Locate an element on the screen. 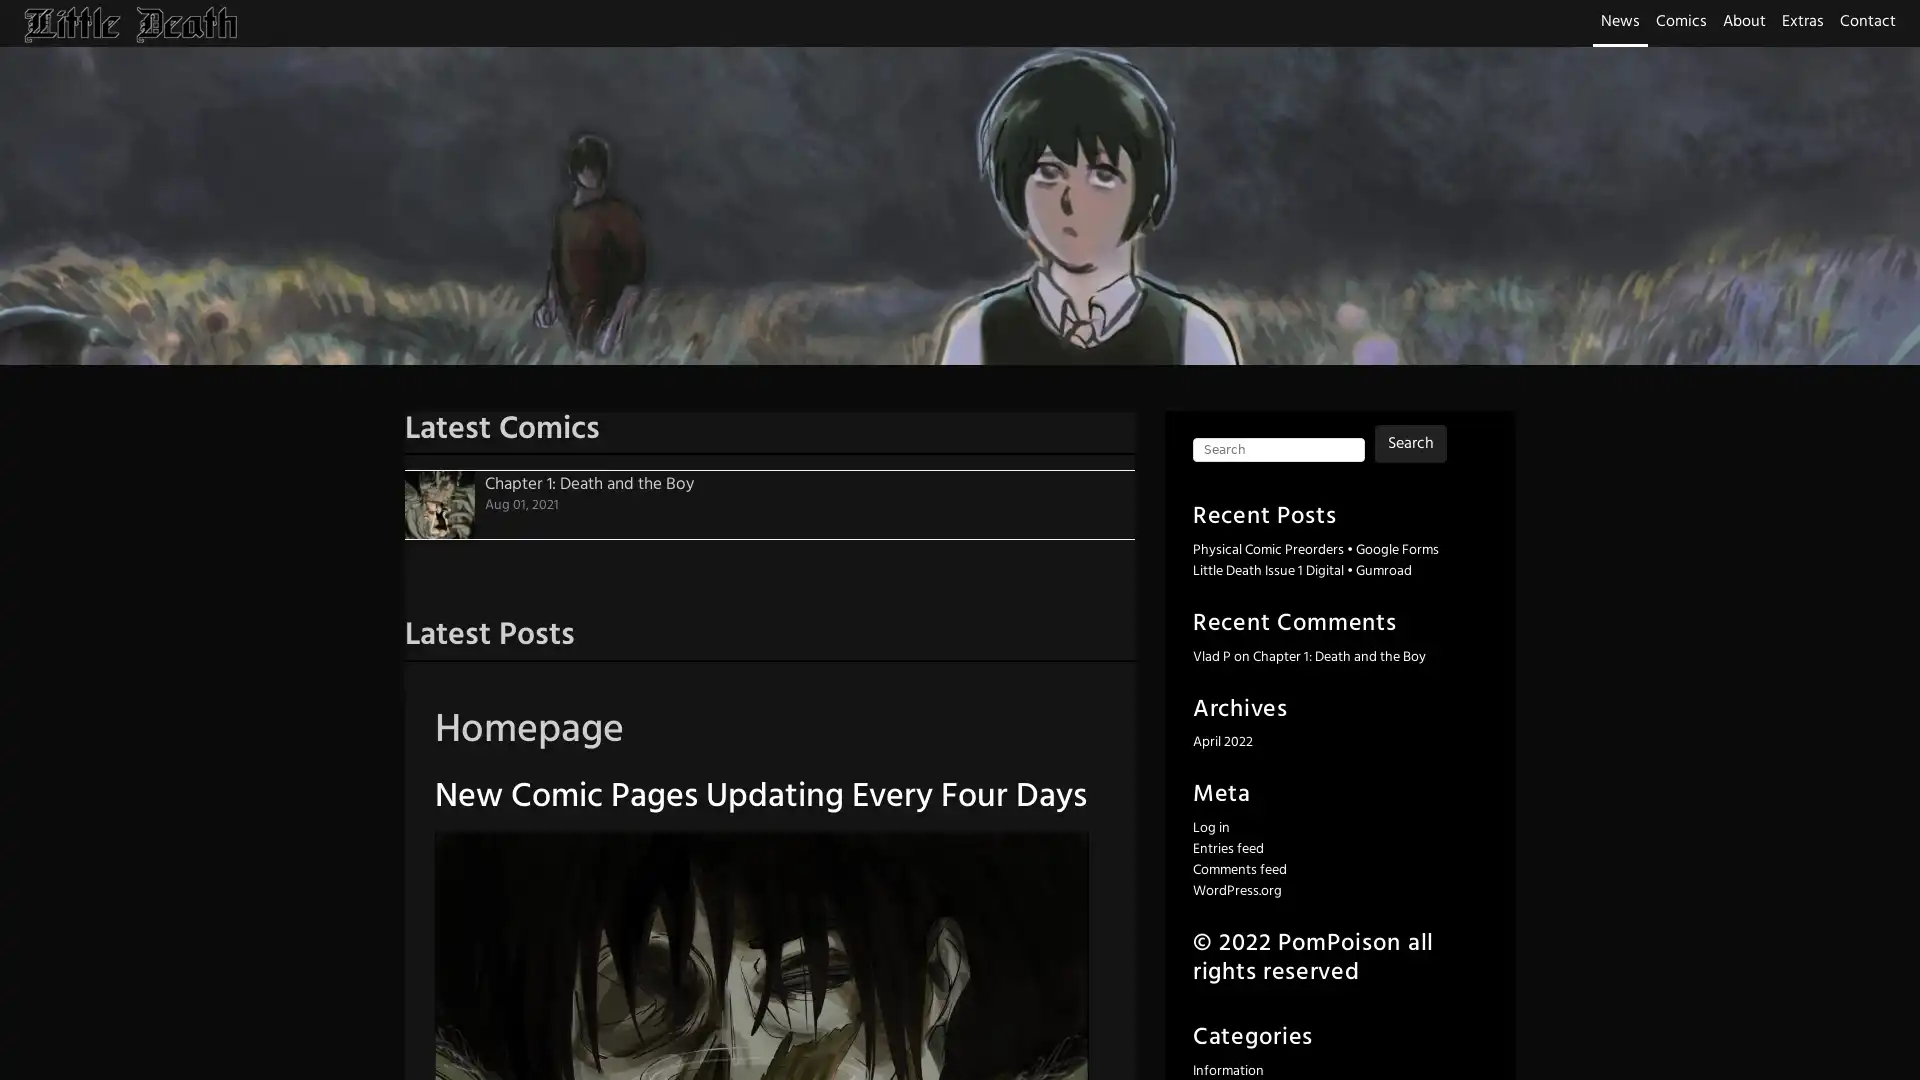  Search is located at coordinates (1410, 442).